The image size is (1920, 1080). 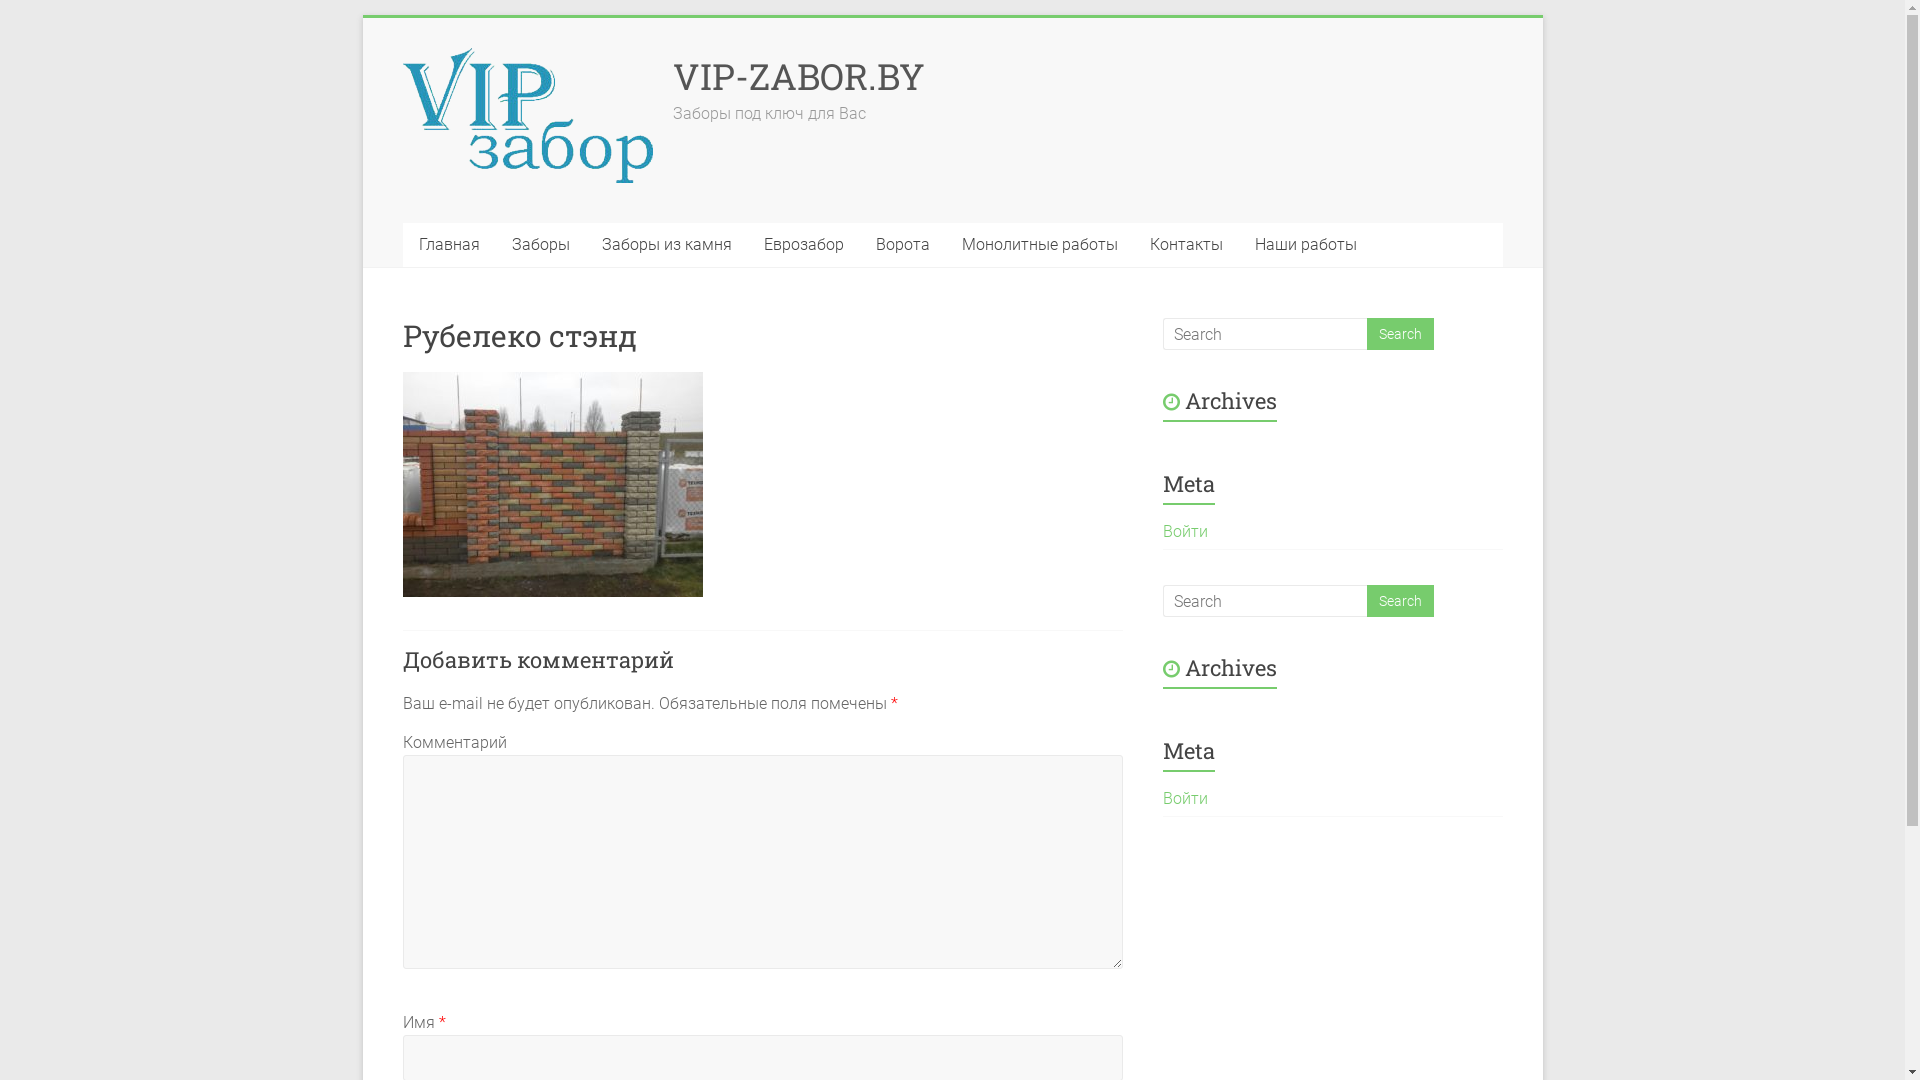 What do you see at coordinates (796, 75) in the screenshot?
I see `'VIP-ZABOR.BY'` at bounding box center [796, 75].